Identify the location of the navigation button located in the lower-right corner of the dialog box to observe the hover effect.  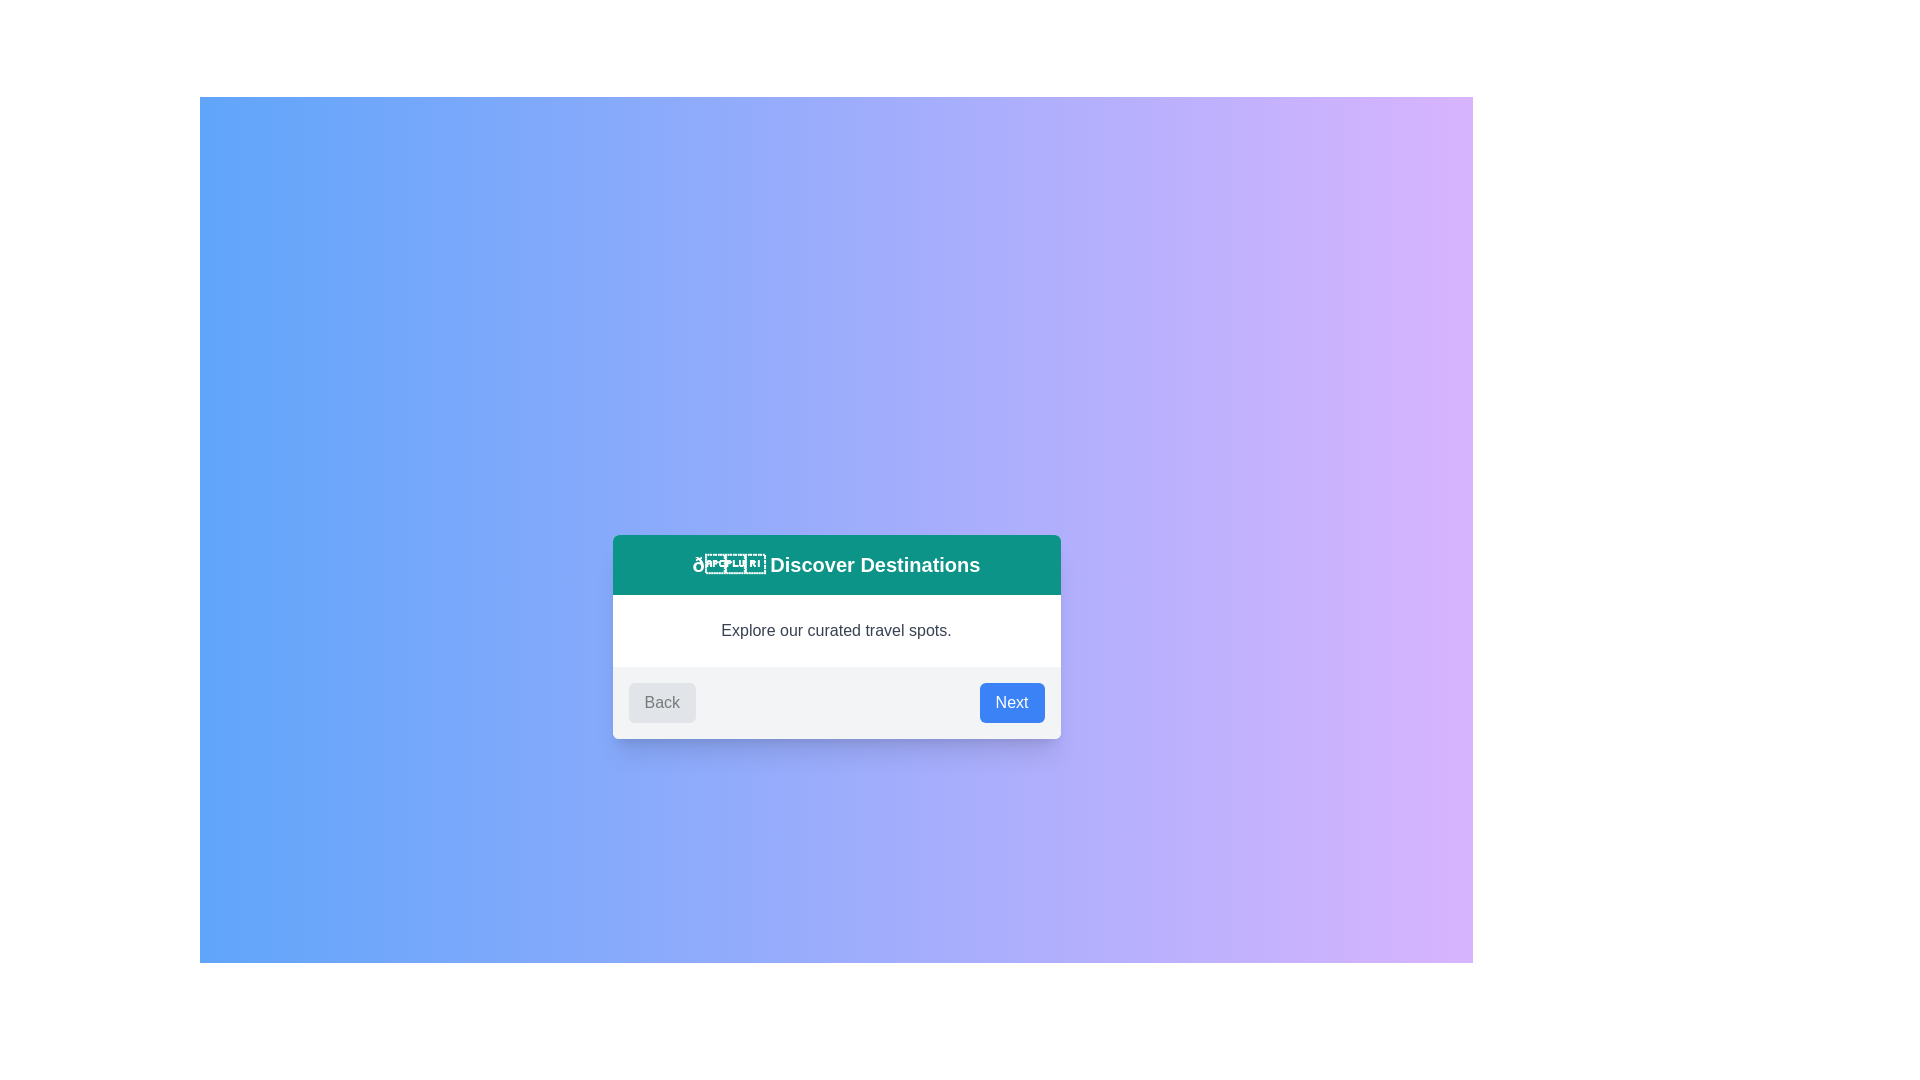
(1012, 701).